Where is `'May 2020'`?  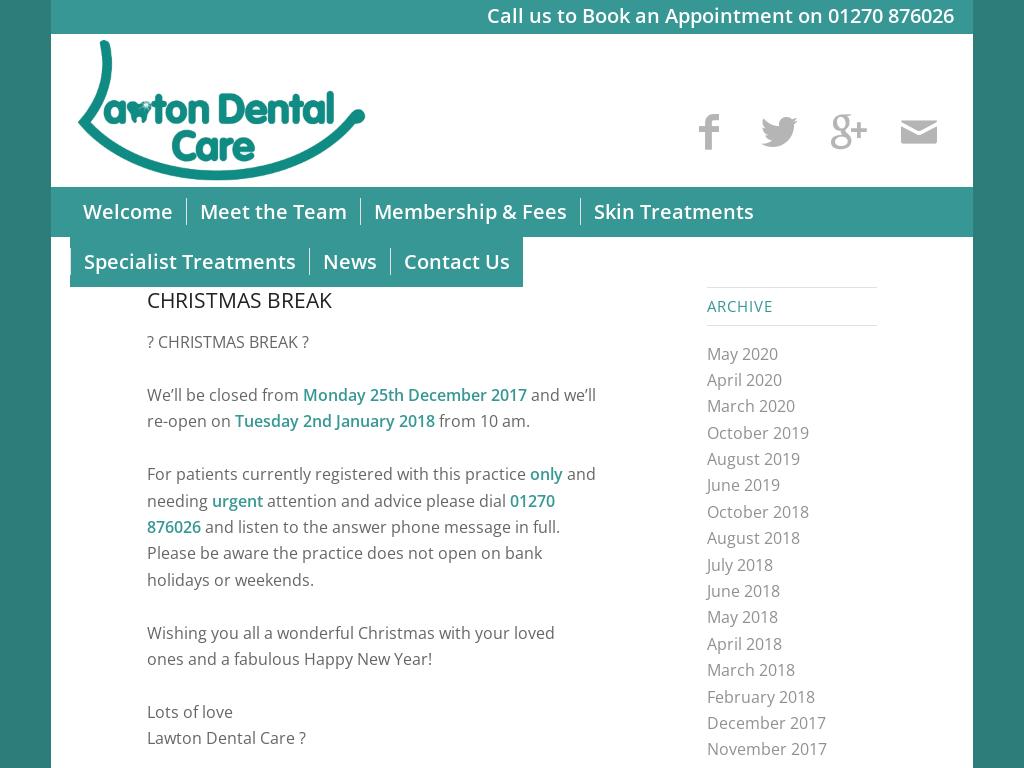
'May 2020' is located at coordinates (706, 351).